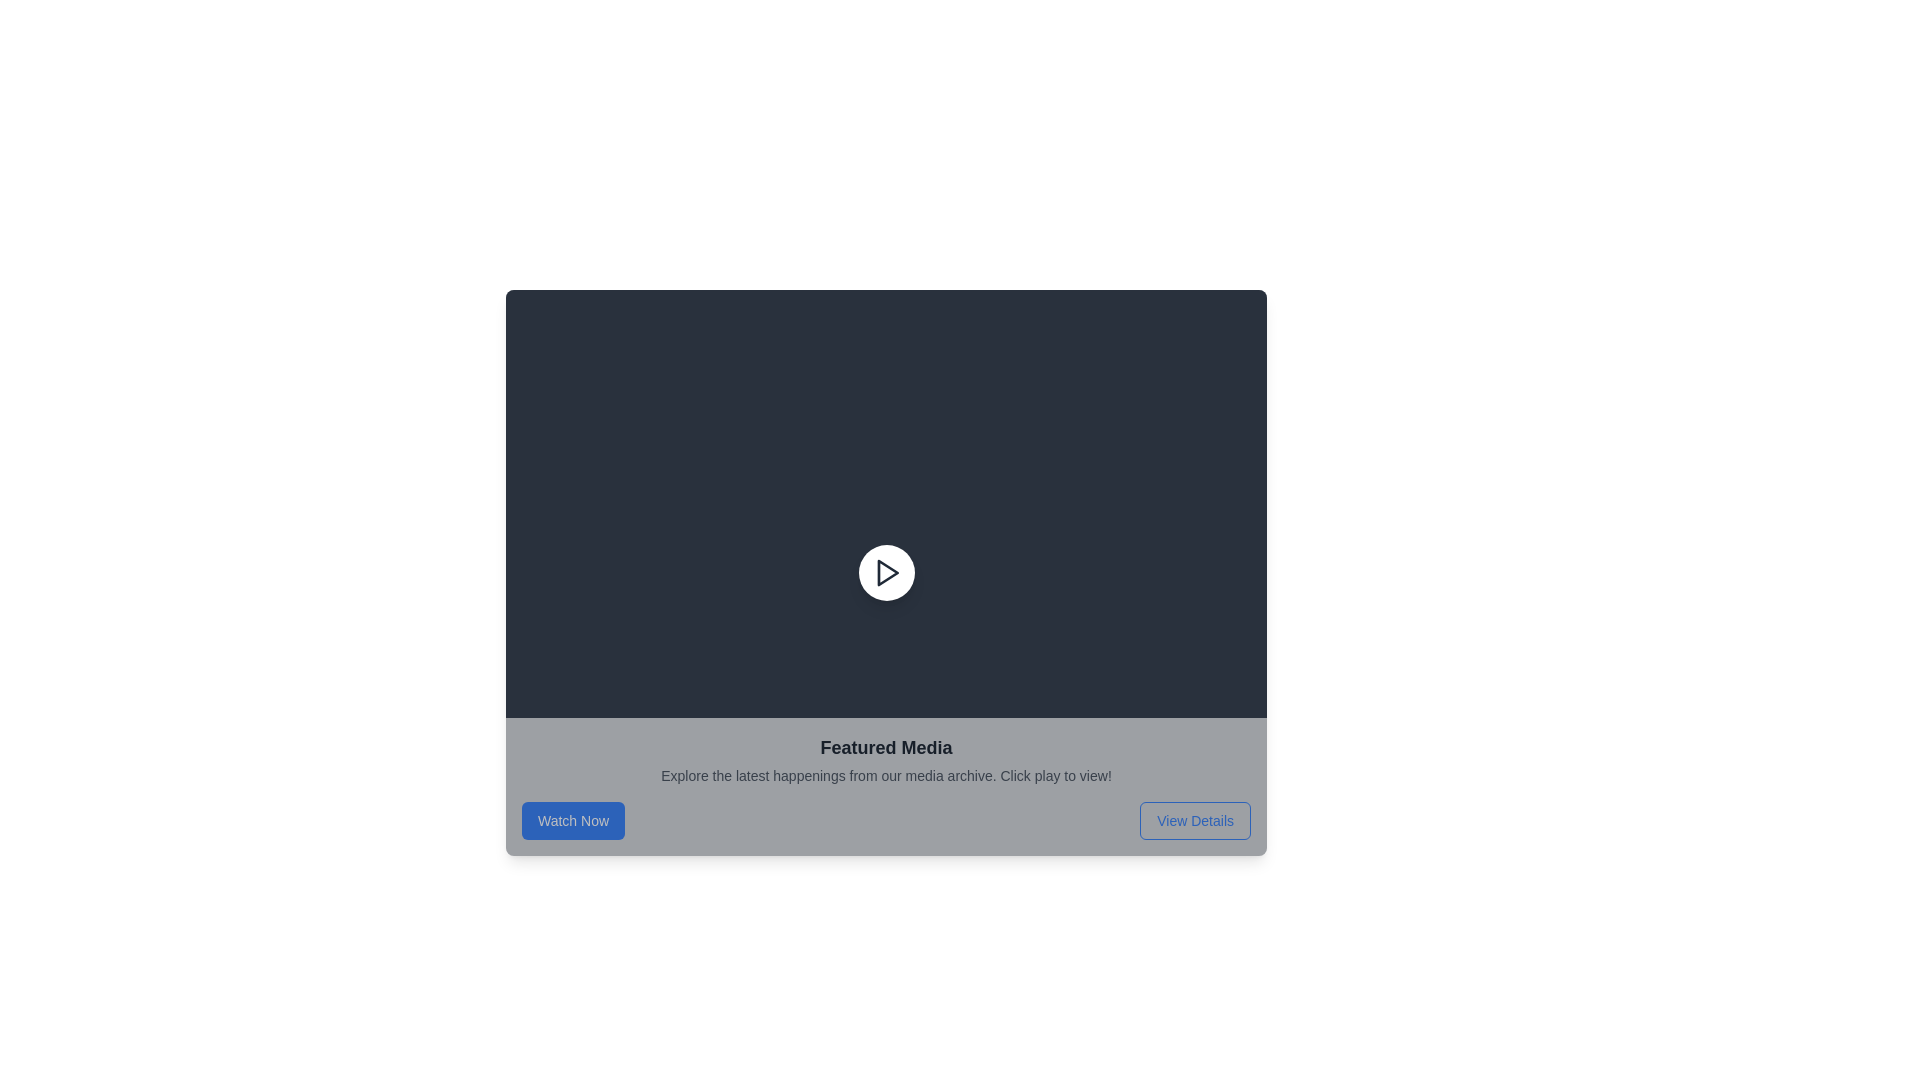  What do you see at coordinates (885, 748) in the screenshot?
I see `the text label styled with bold typography that displays 'Featured Media', positioned above a descriptive paragraph and between the 'Watch Now' and 'View Details' buttons` at bounding box center [885, 748].